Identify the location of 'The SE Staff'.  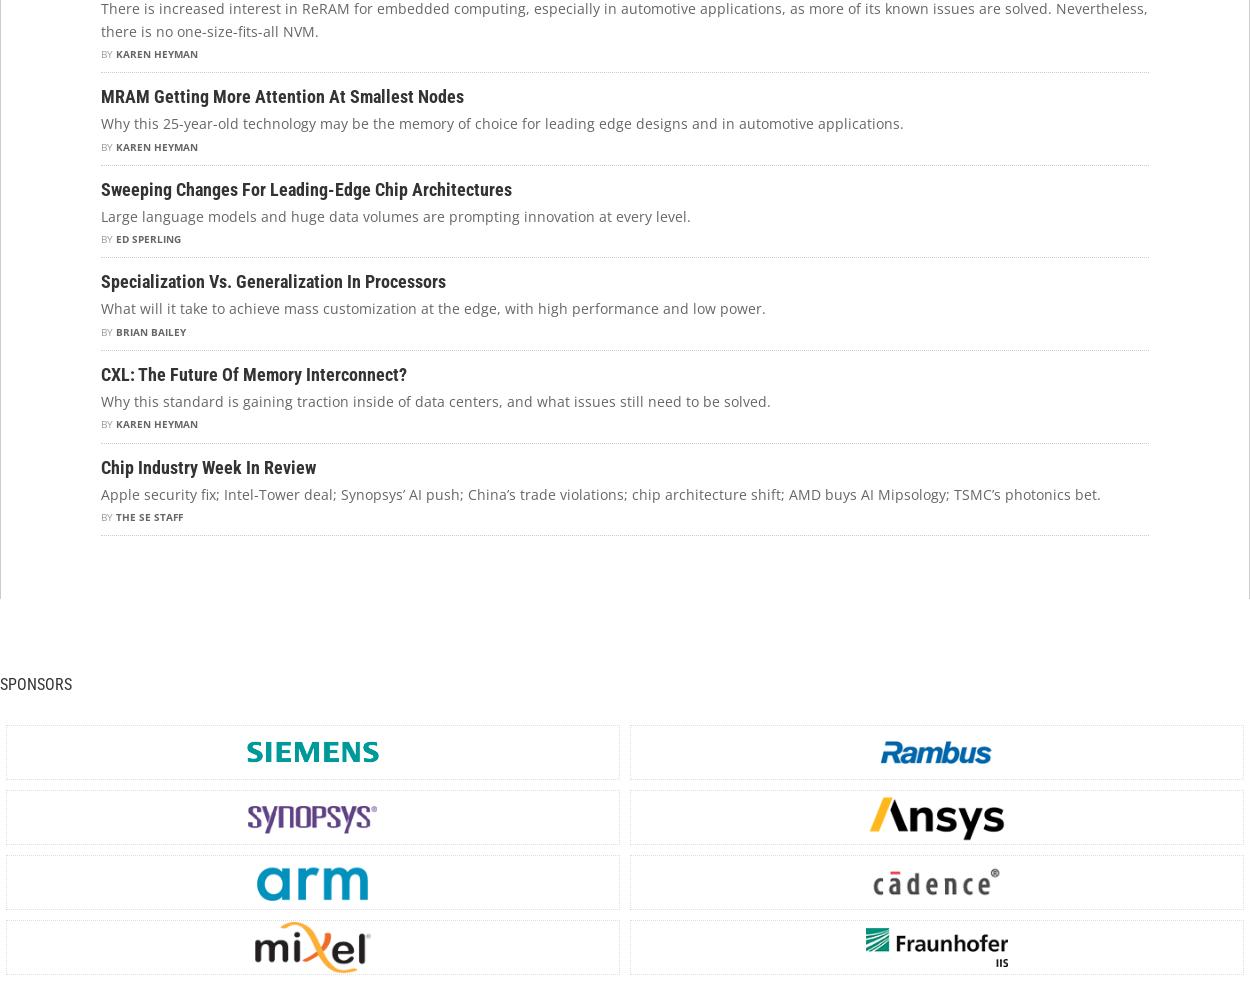
(149, 516).